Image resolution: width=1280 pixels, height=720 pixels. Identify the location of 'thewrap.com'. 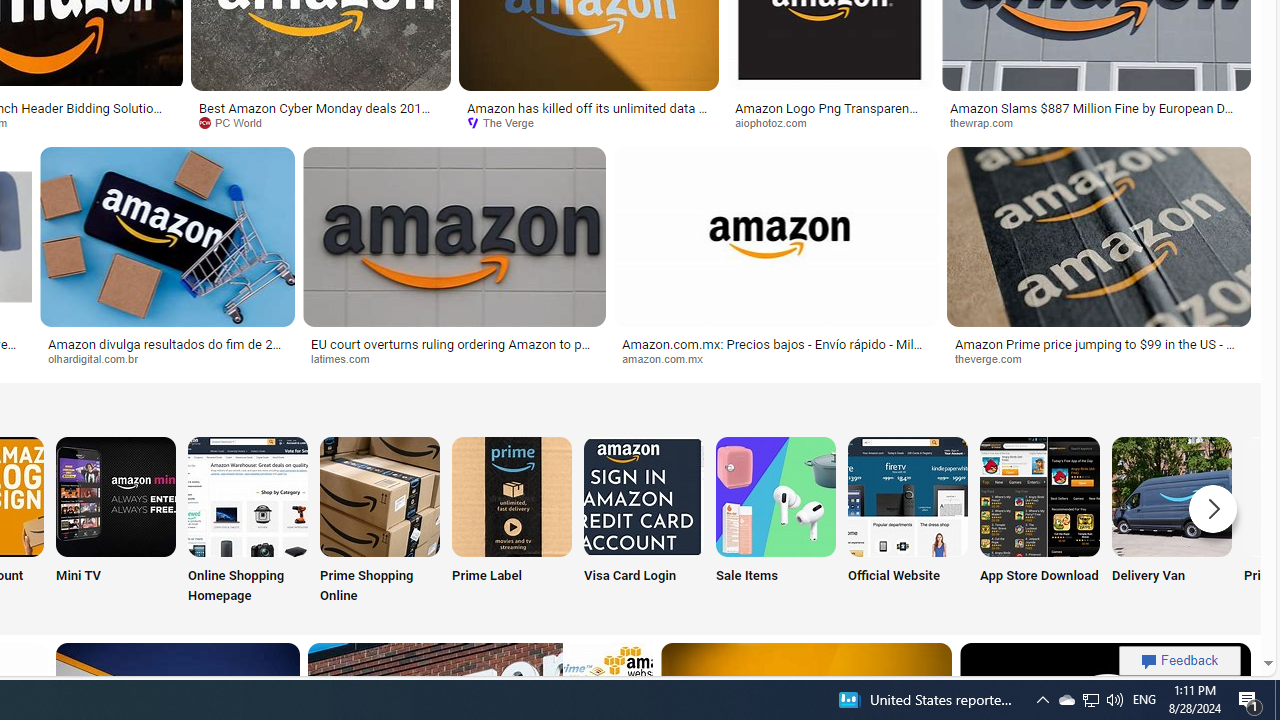
(988, 122).